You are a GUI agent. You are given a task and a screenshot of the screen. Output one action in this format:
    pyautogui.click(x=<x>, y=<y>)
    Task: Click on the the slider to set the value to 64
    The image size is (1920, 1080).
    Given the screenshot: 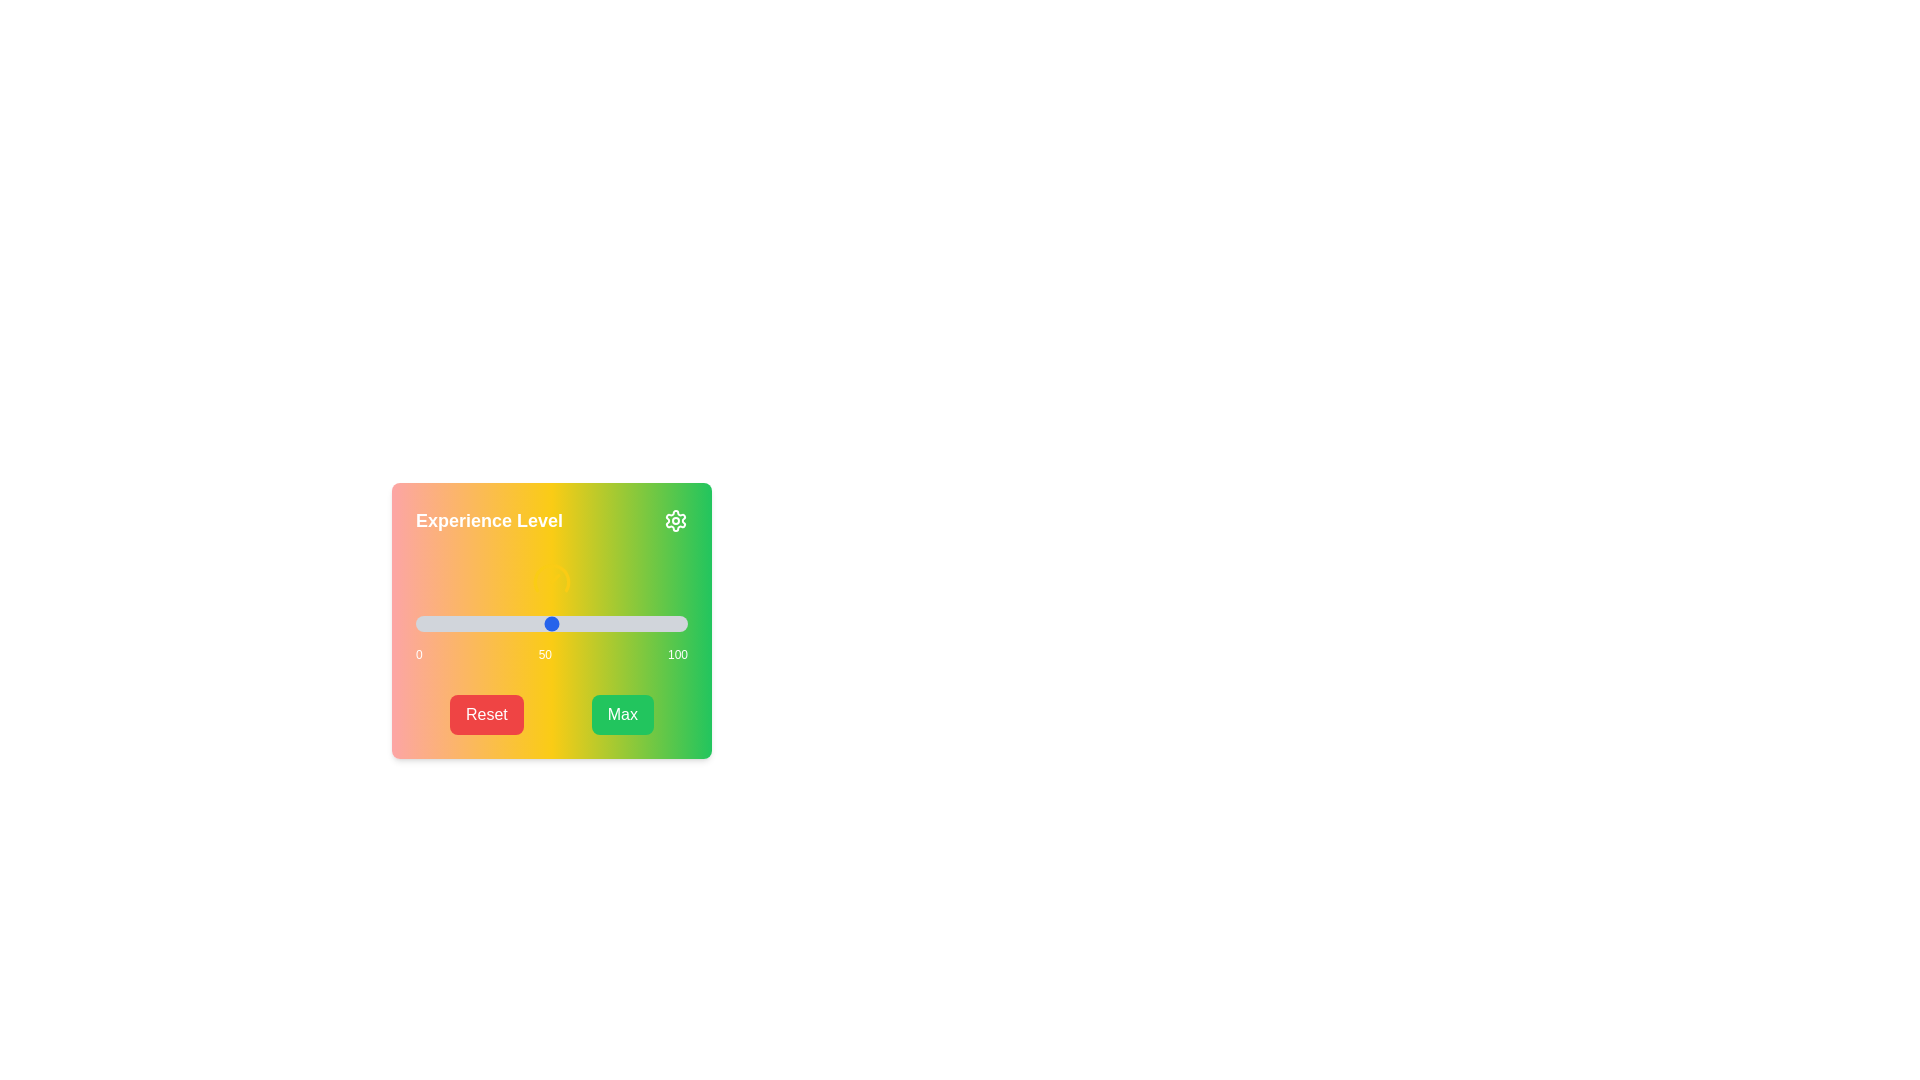 What is the action you would take?
    pyautogui.click(x=589, y=623)
    